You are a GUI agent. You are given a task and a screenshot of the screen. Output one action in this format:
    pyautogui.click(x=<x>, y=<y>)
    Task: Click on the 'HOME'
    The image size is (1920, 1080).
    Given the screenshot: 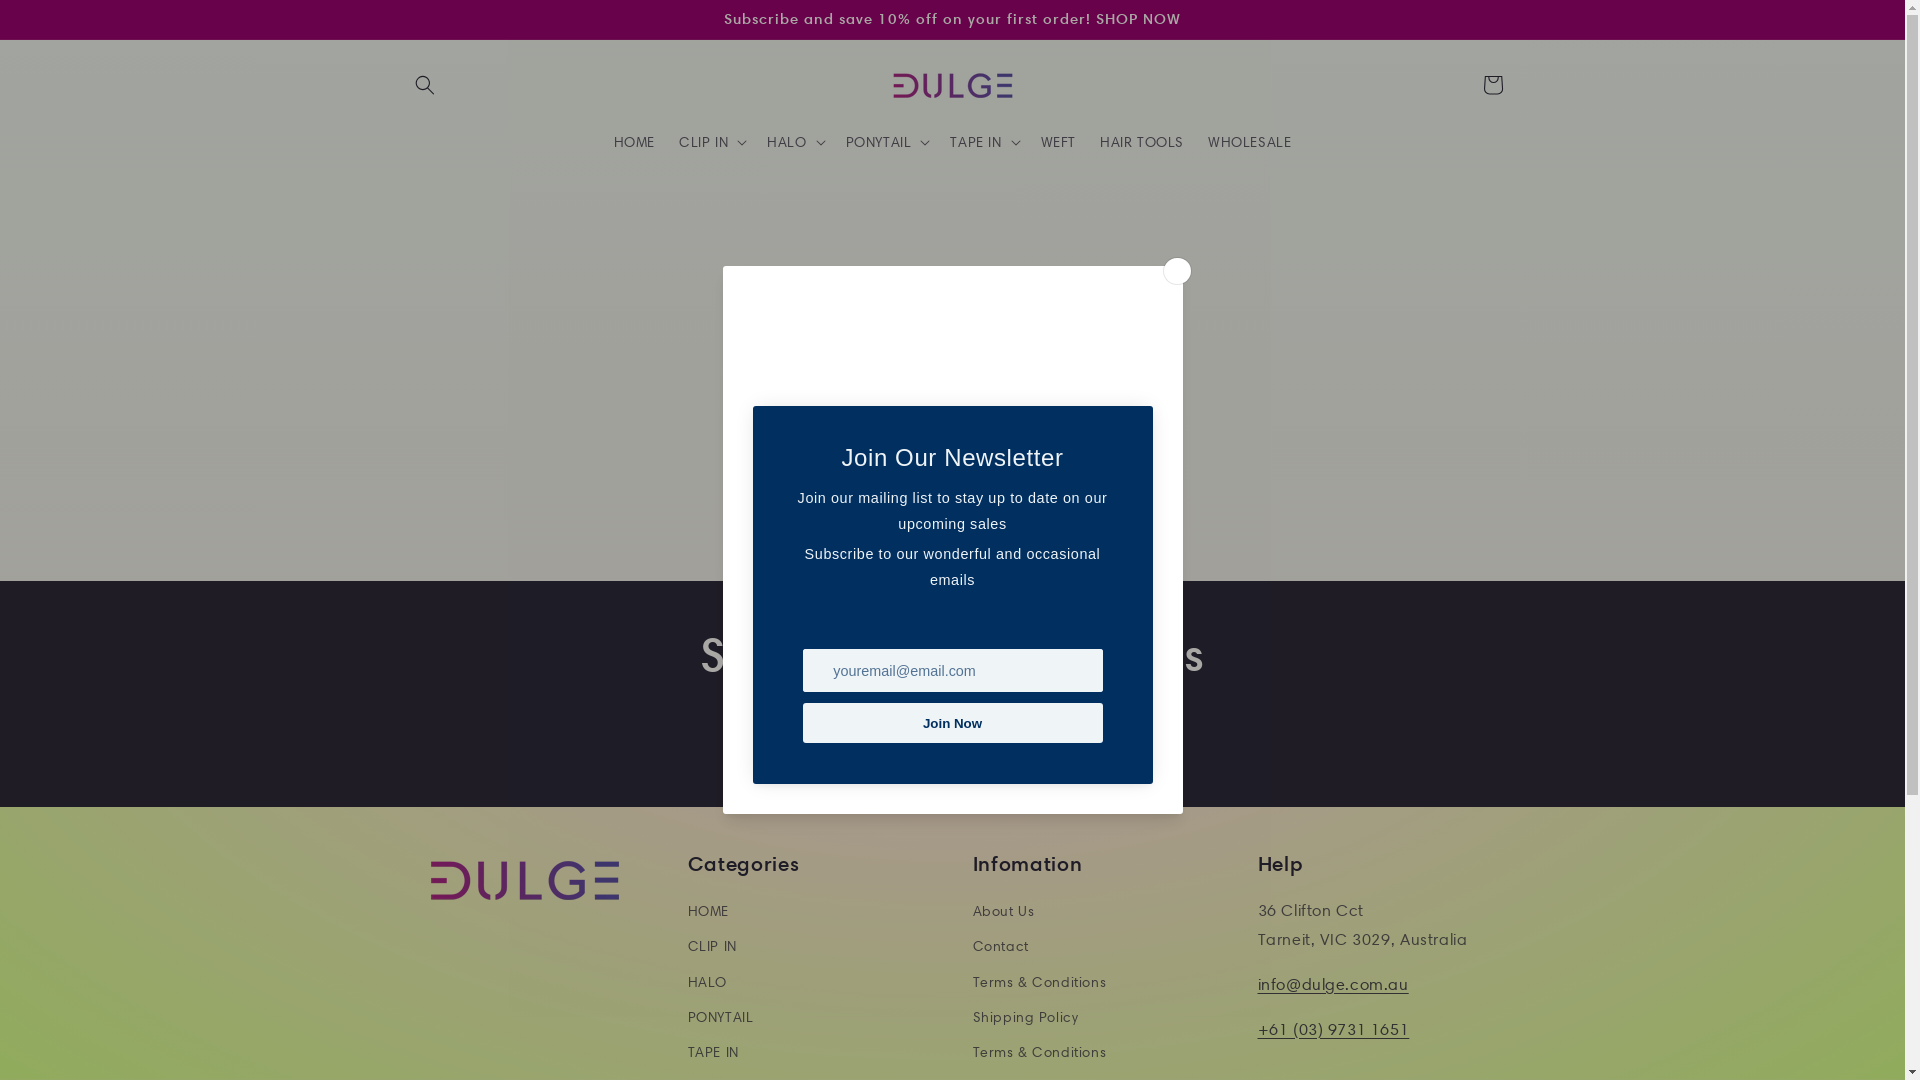 What is the action you would take?
    pyautogui.click(x=600, y=141)
    